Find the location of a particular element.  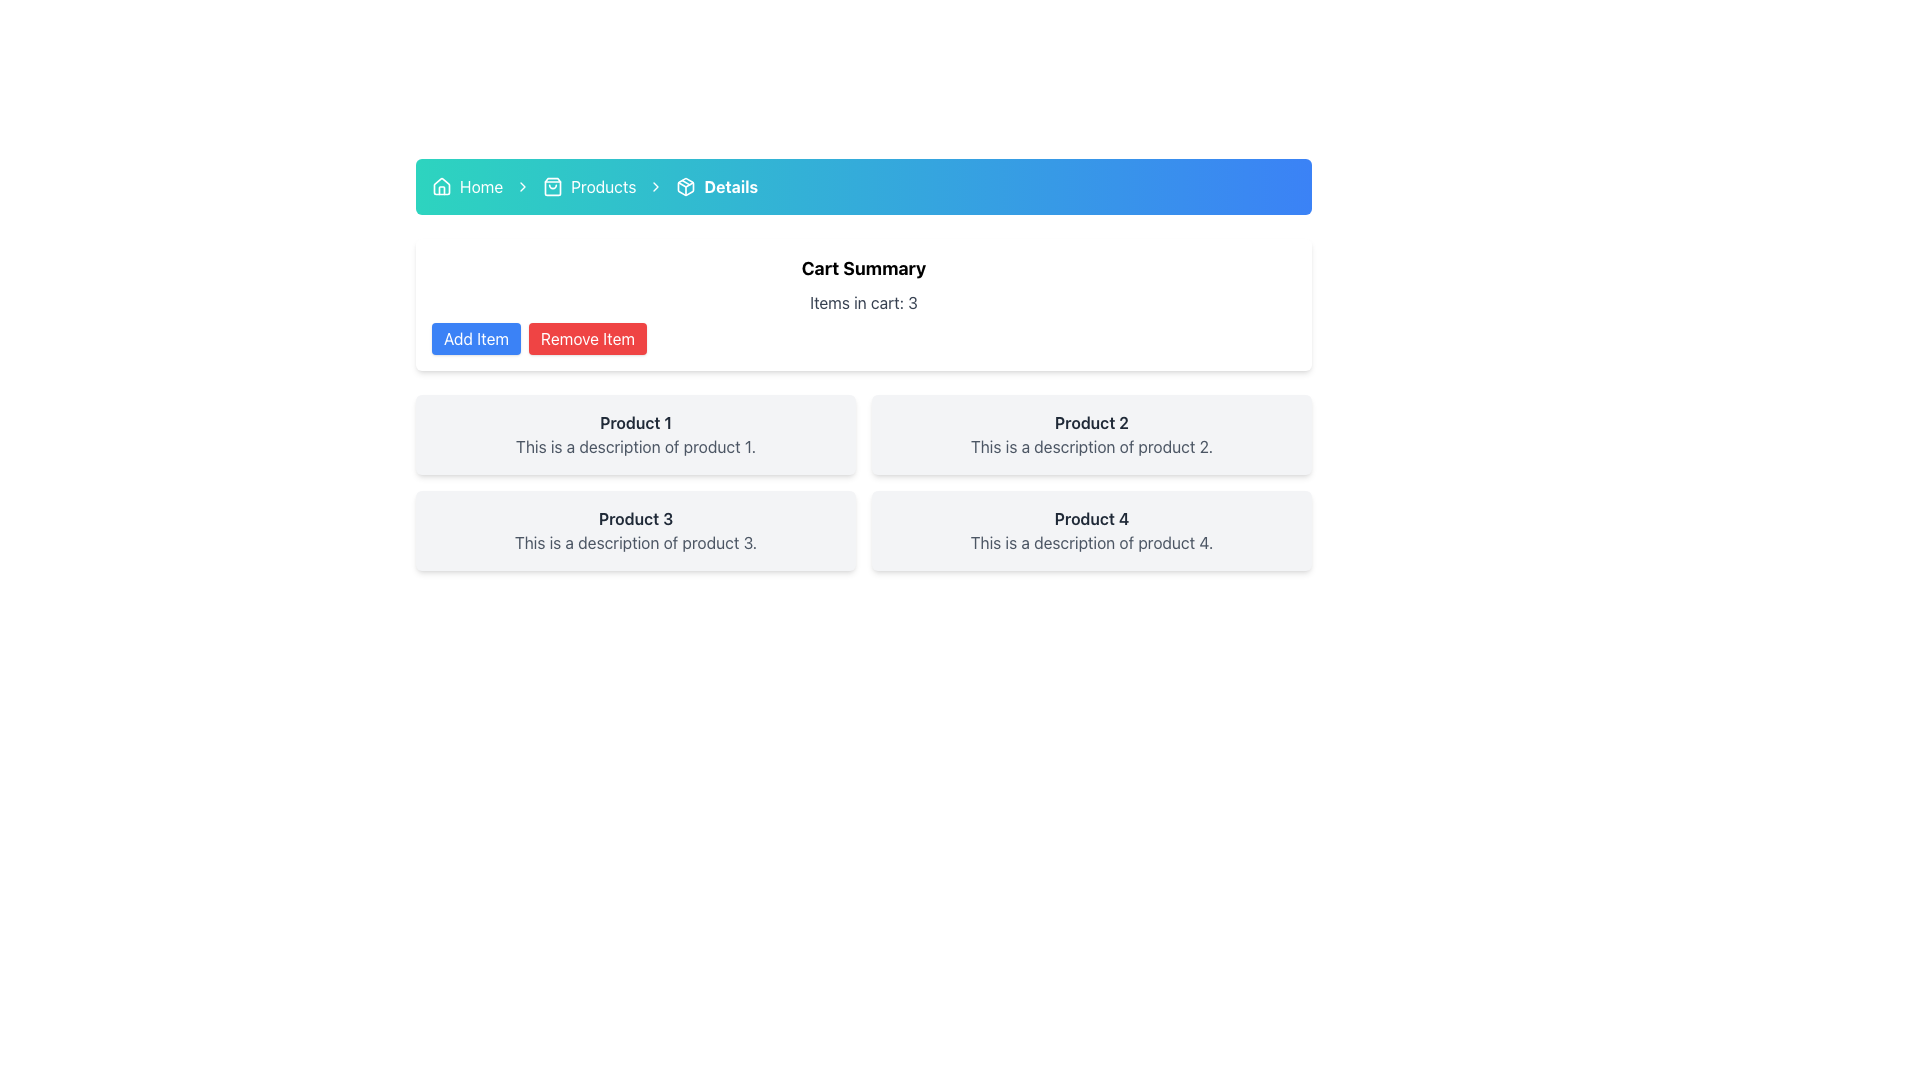

the 'Details' breadcrumb link in the navigation bar, which is the third item in the sequence 'Home > Products > Details' is located at coordinates (717, 186).